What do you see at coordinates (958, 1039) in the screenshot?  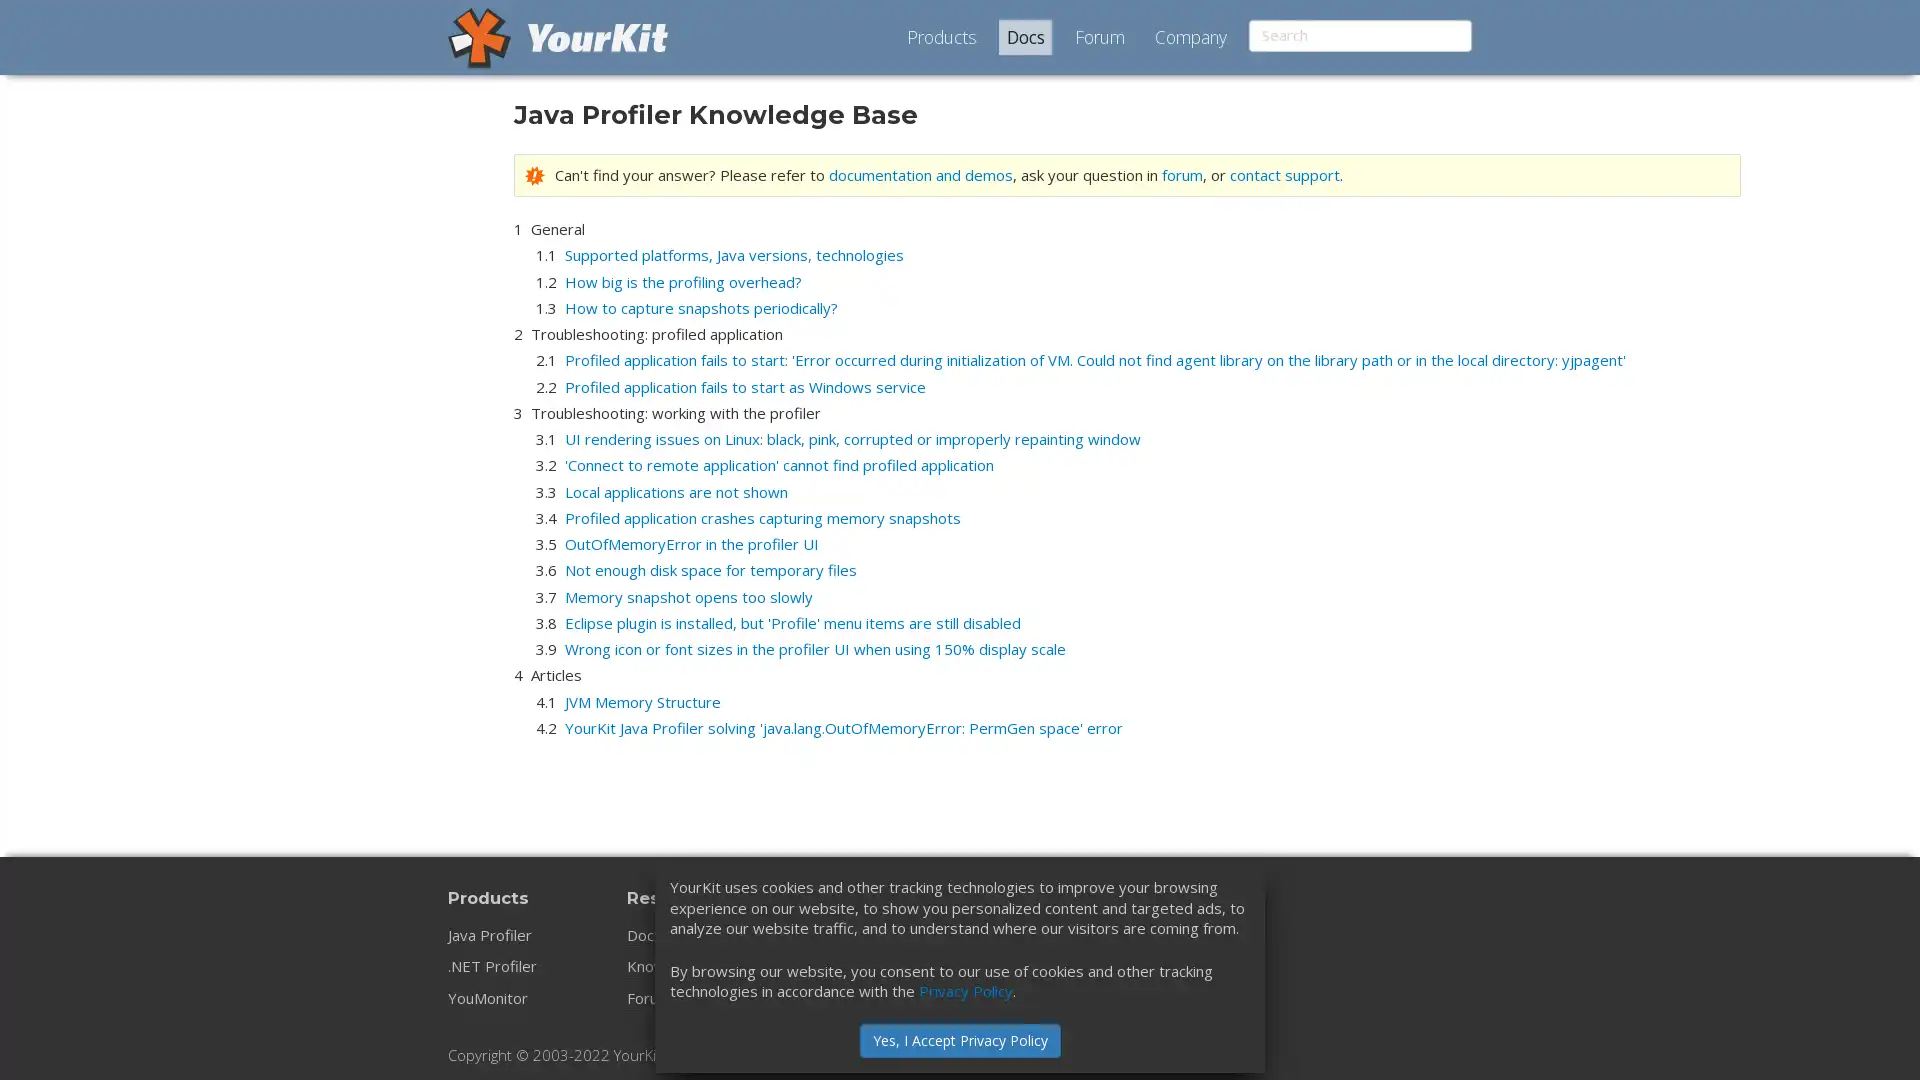 I see `Yes, I Accept Privacy Policy` at bounding box center [958, 1039].